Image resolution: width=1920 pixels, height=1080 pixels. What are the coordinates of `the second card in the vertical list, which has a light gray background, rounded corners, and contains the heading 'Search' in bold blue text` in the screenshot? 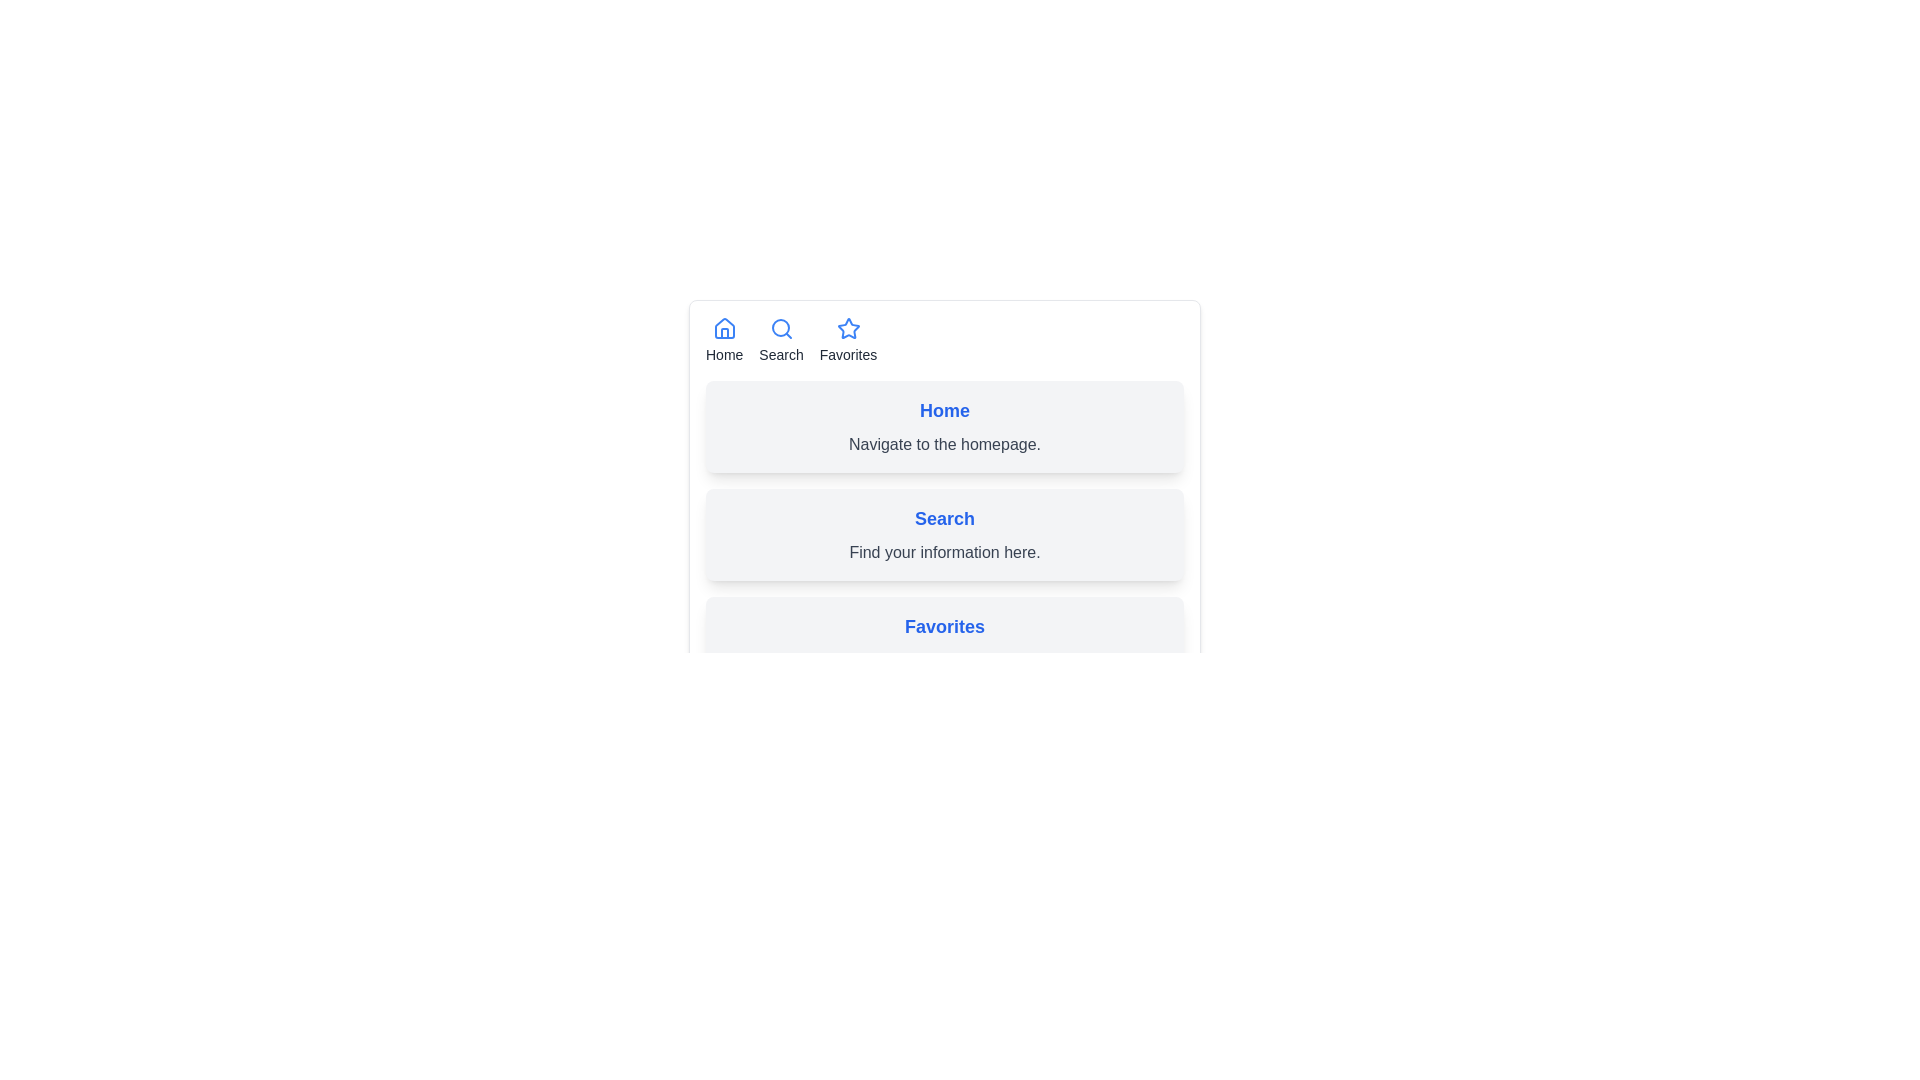 It's located at (944, 534).